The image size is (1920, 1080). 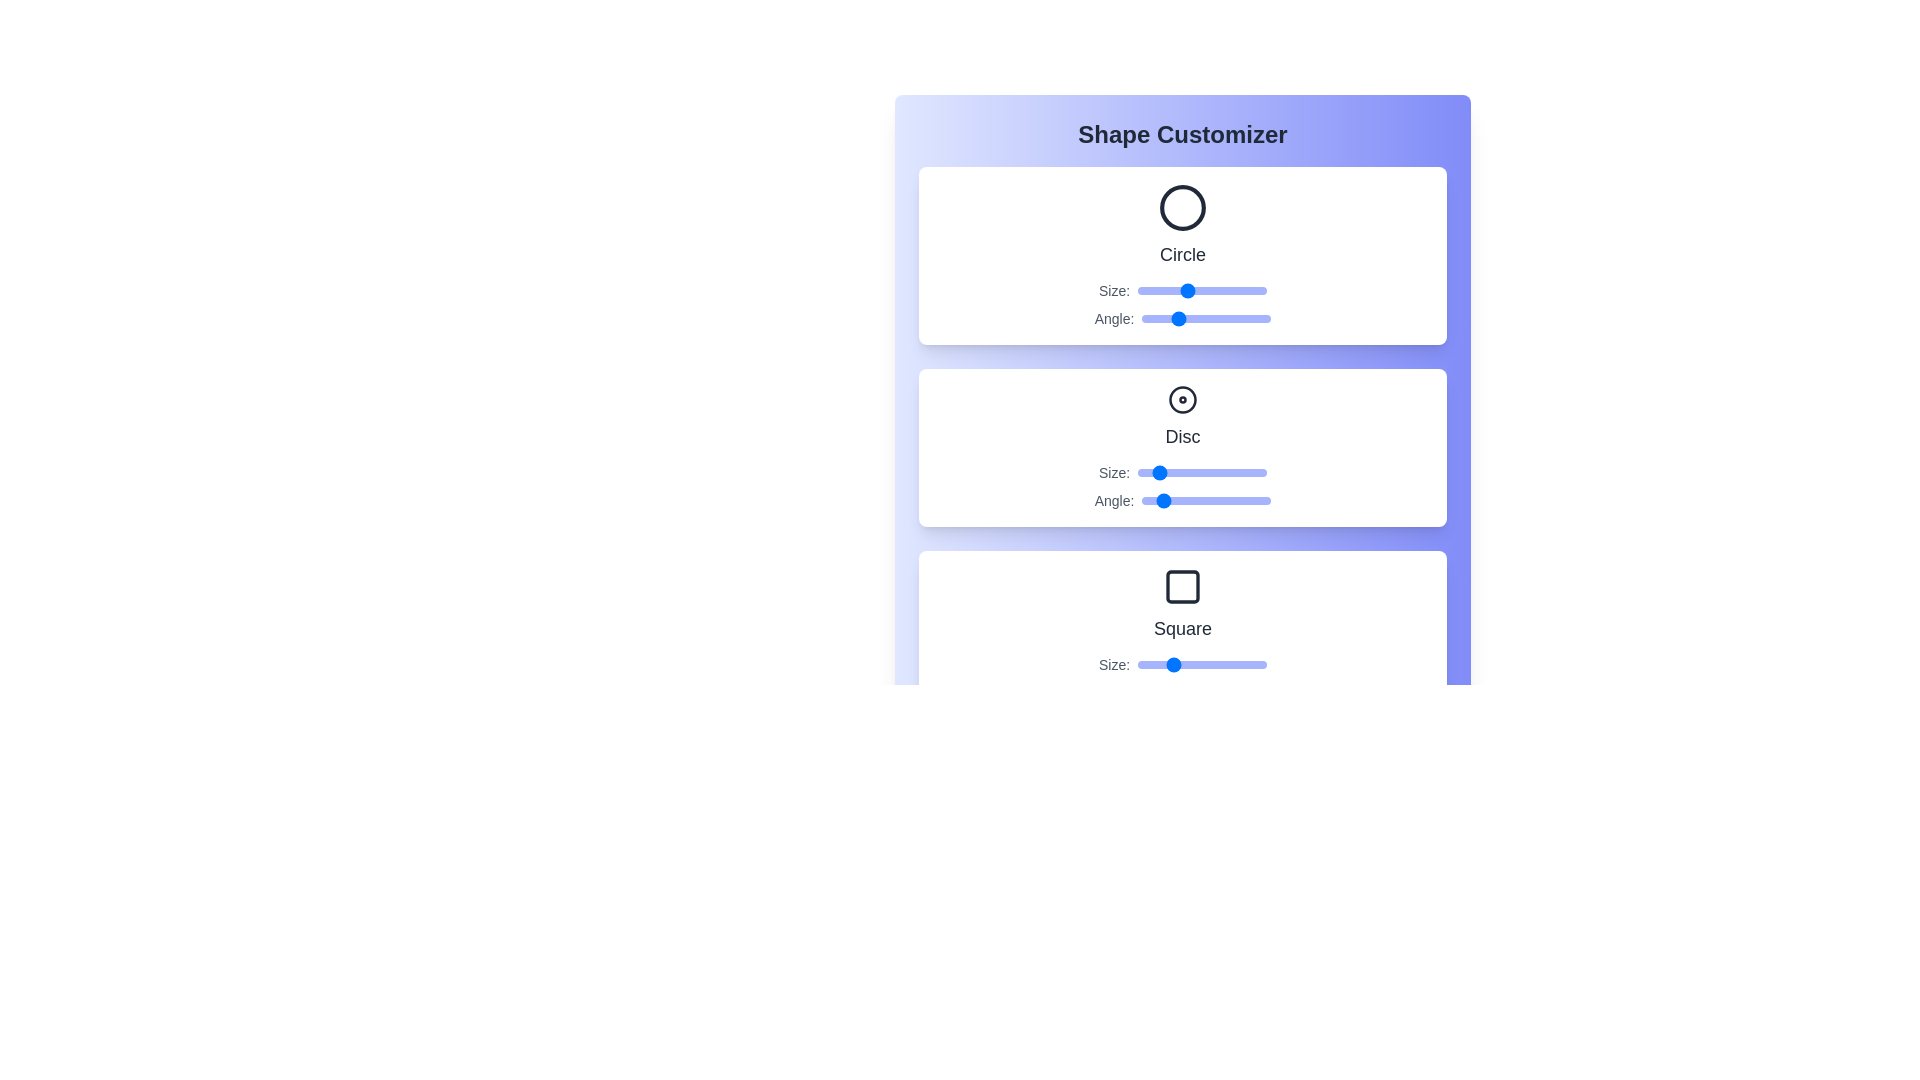 I want to click on the angle of the Disc shape to 266 degrees, so click(x=1236, y=500).